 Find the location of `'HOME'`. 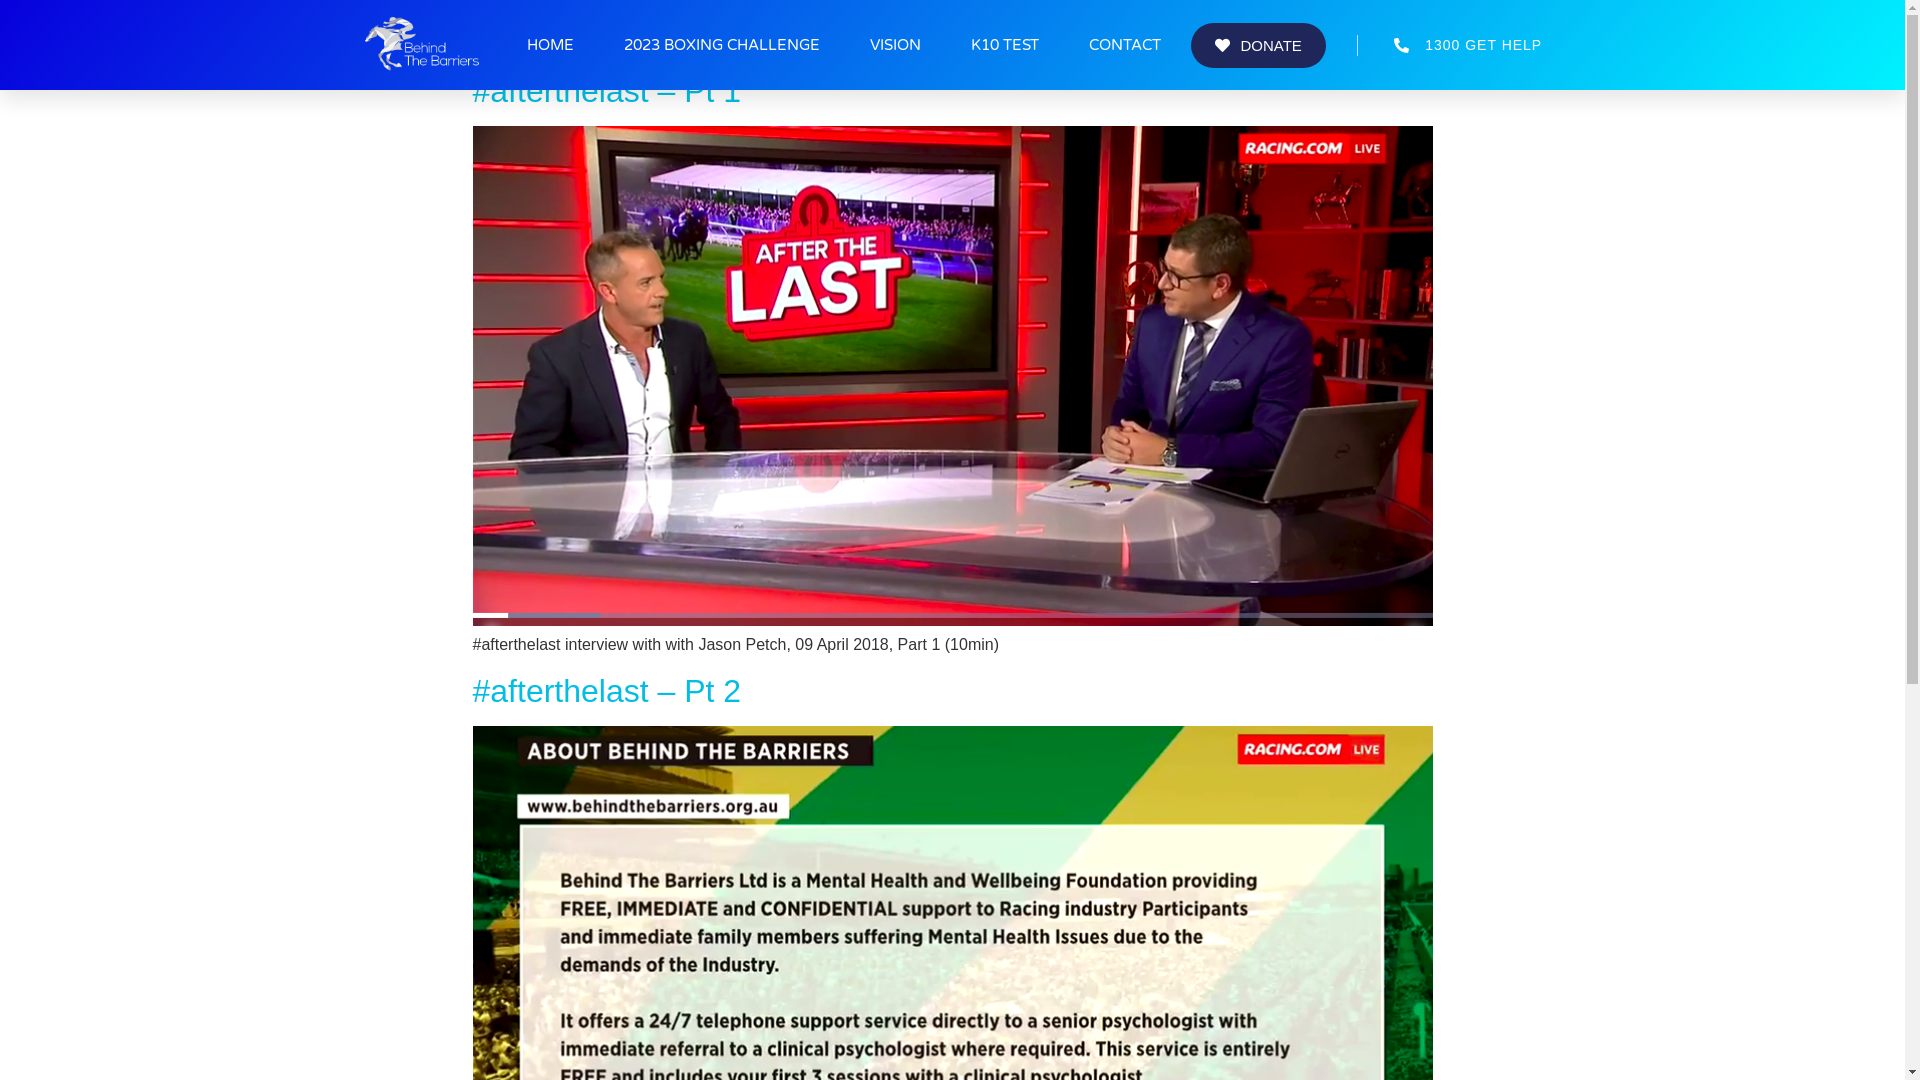

'HOME' is located at coordinates (550, 45).